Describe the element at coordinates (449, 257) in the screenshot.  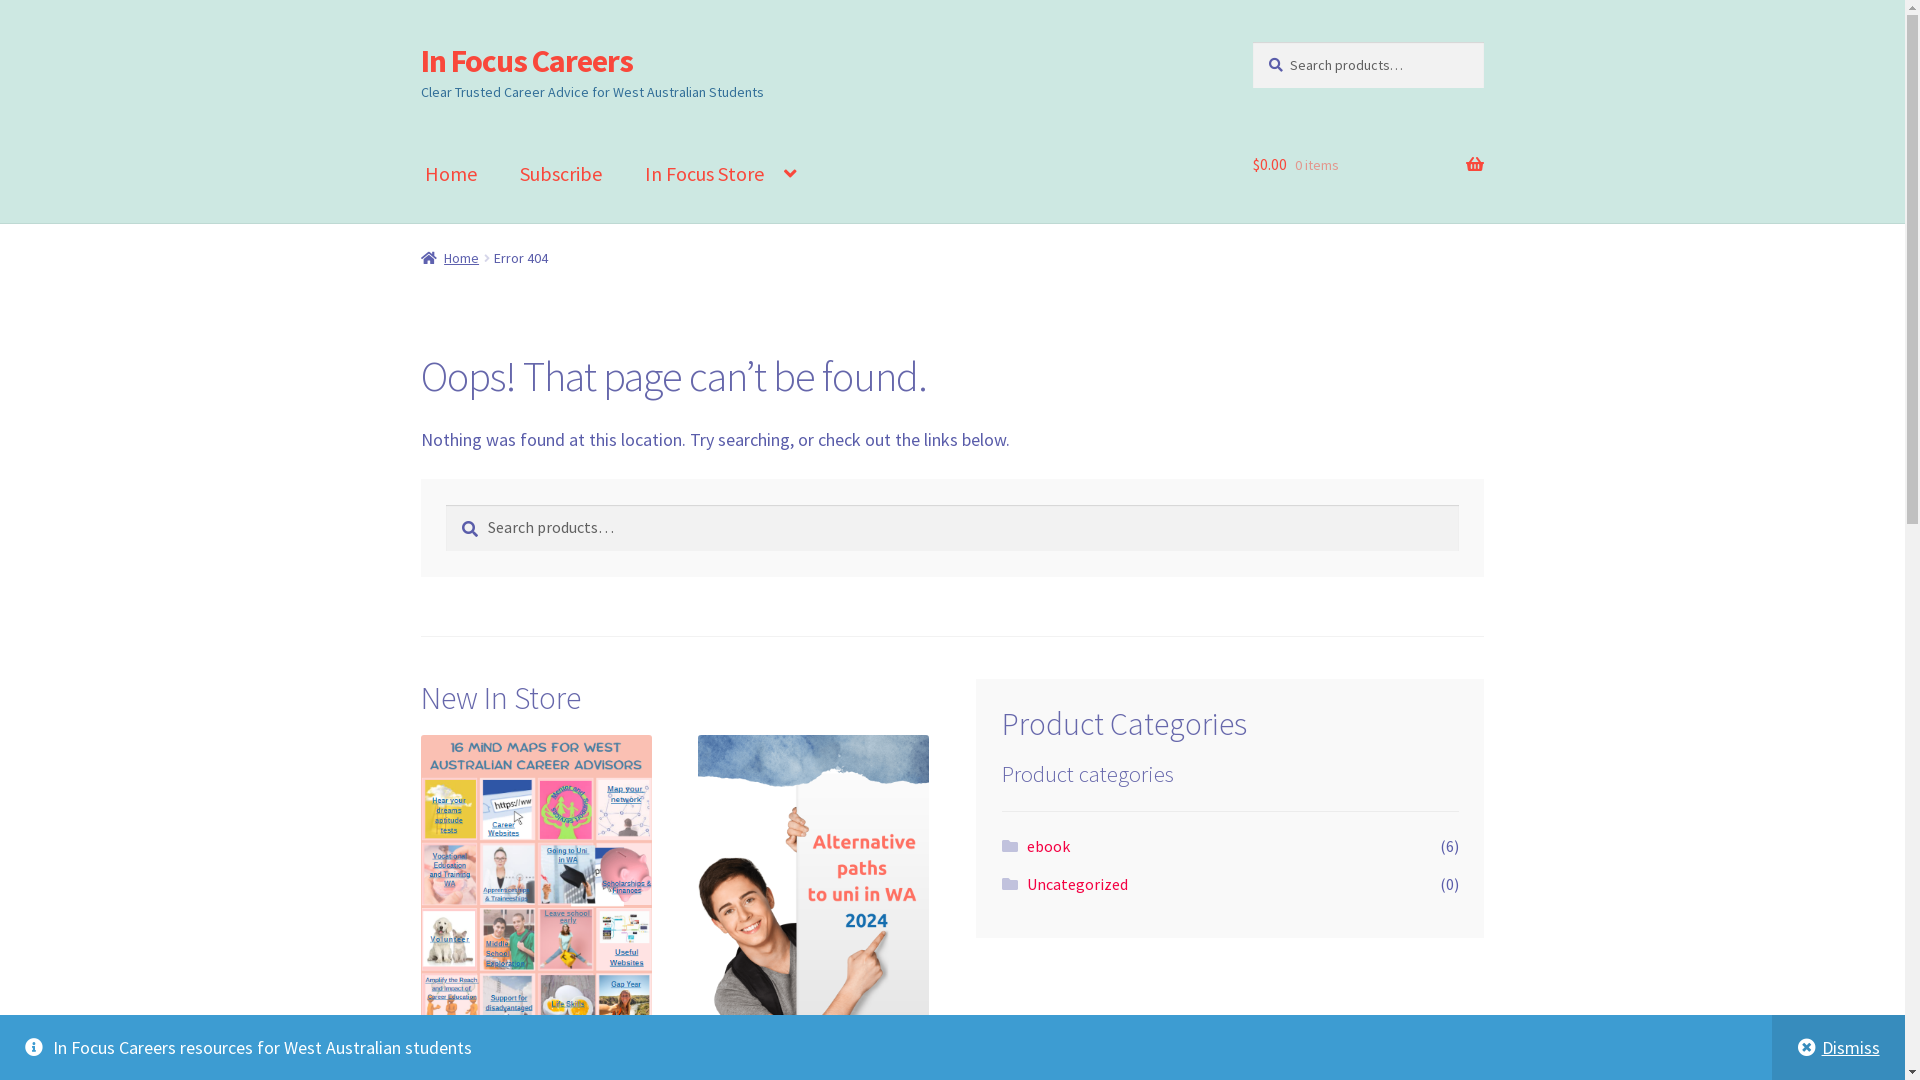
I see `'Home'` at that location.